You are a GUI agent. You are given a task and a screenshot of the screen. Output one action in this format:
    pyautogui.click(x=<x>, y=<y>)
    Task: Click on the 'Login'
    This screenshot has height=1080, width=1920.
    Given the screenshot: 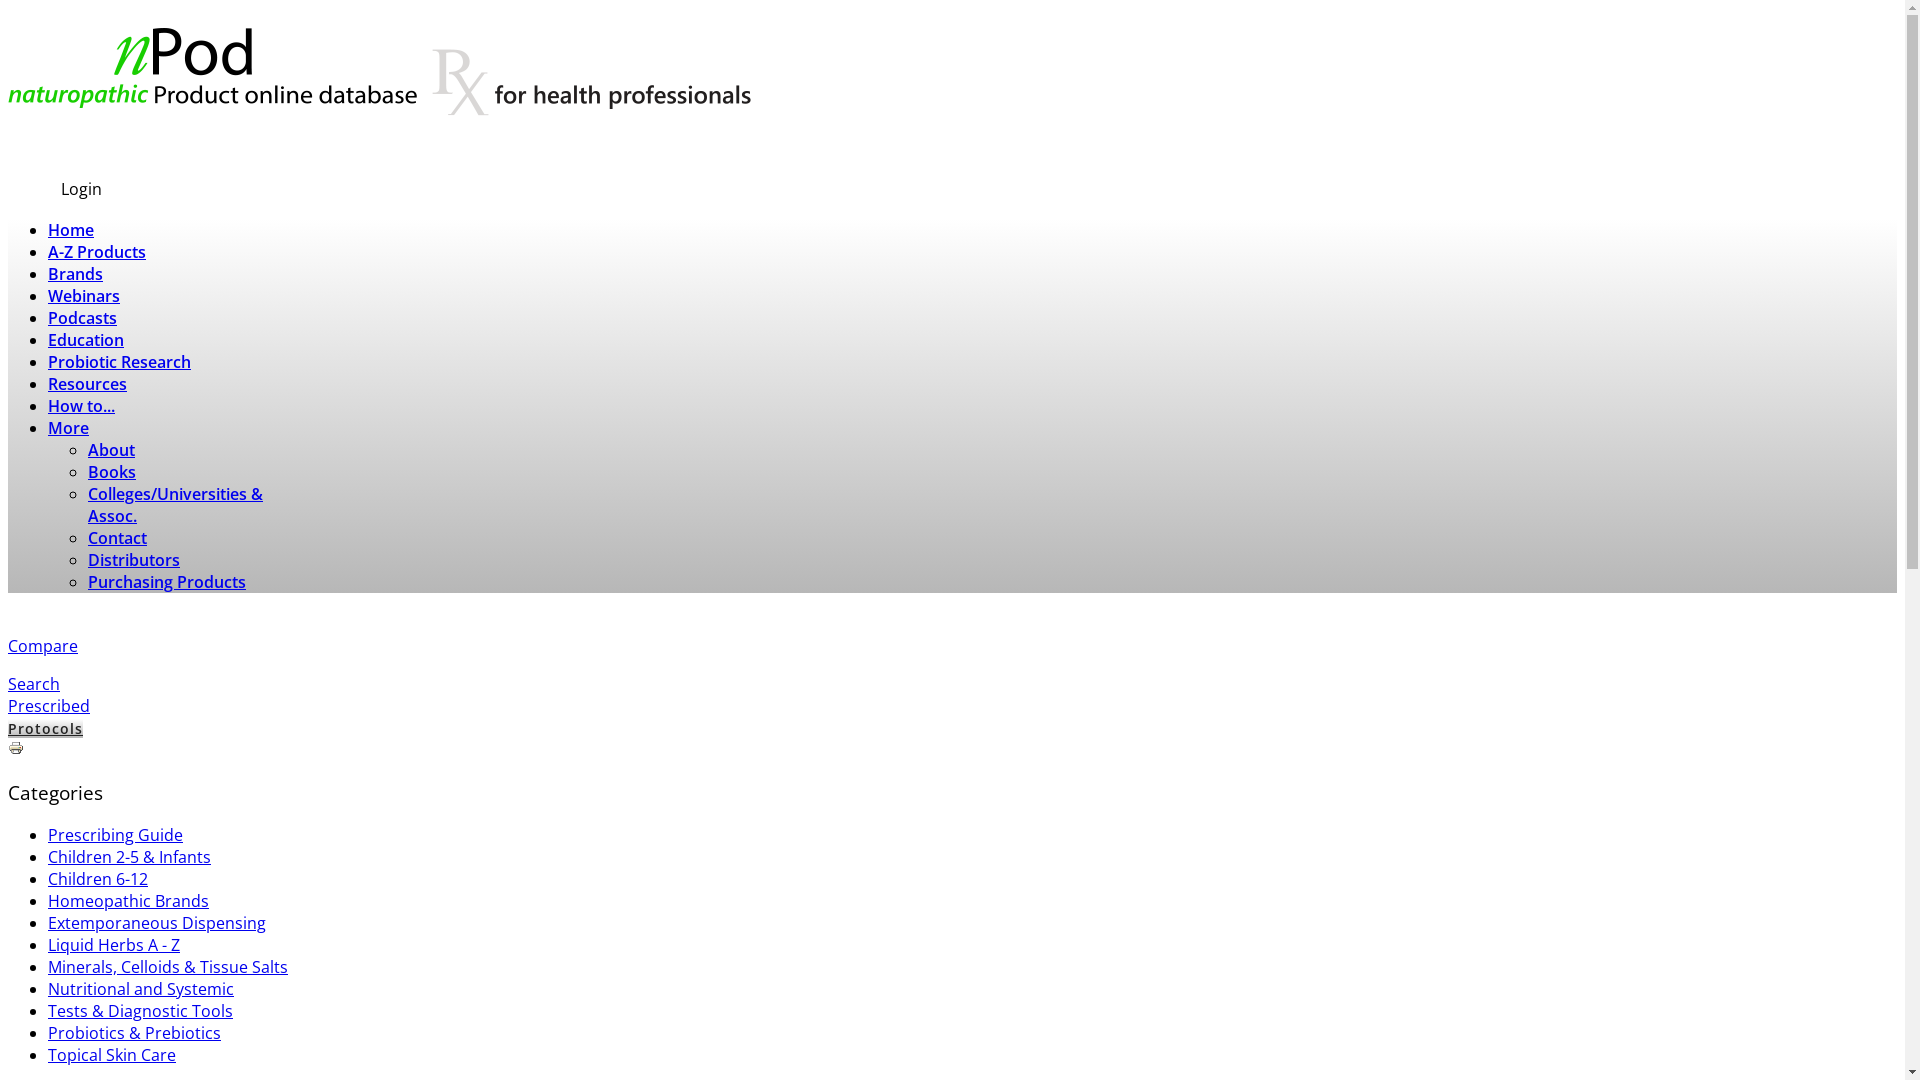 What is the action you would take?
    pyautogui.click(x=80, y=189)
    